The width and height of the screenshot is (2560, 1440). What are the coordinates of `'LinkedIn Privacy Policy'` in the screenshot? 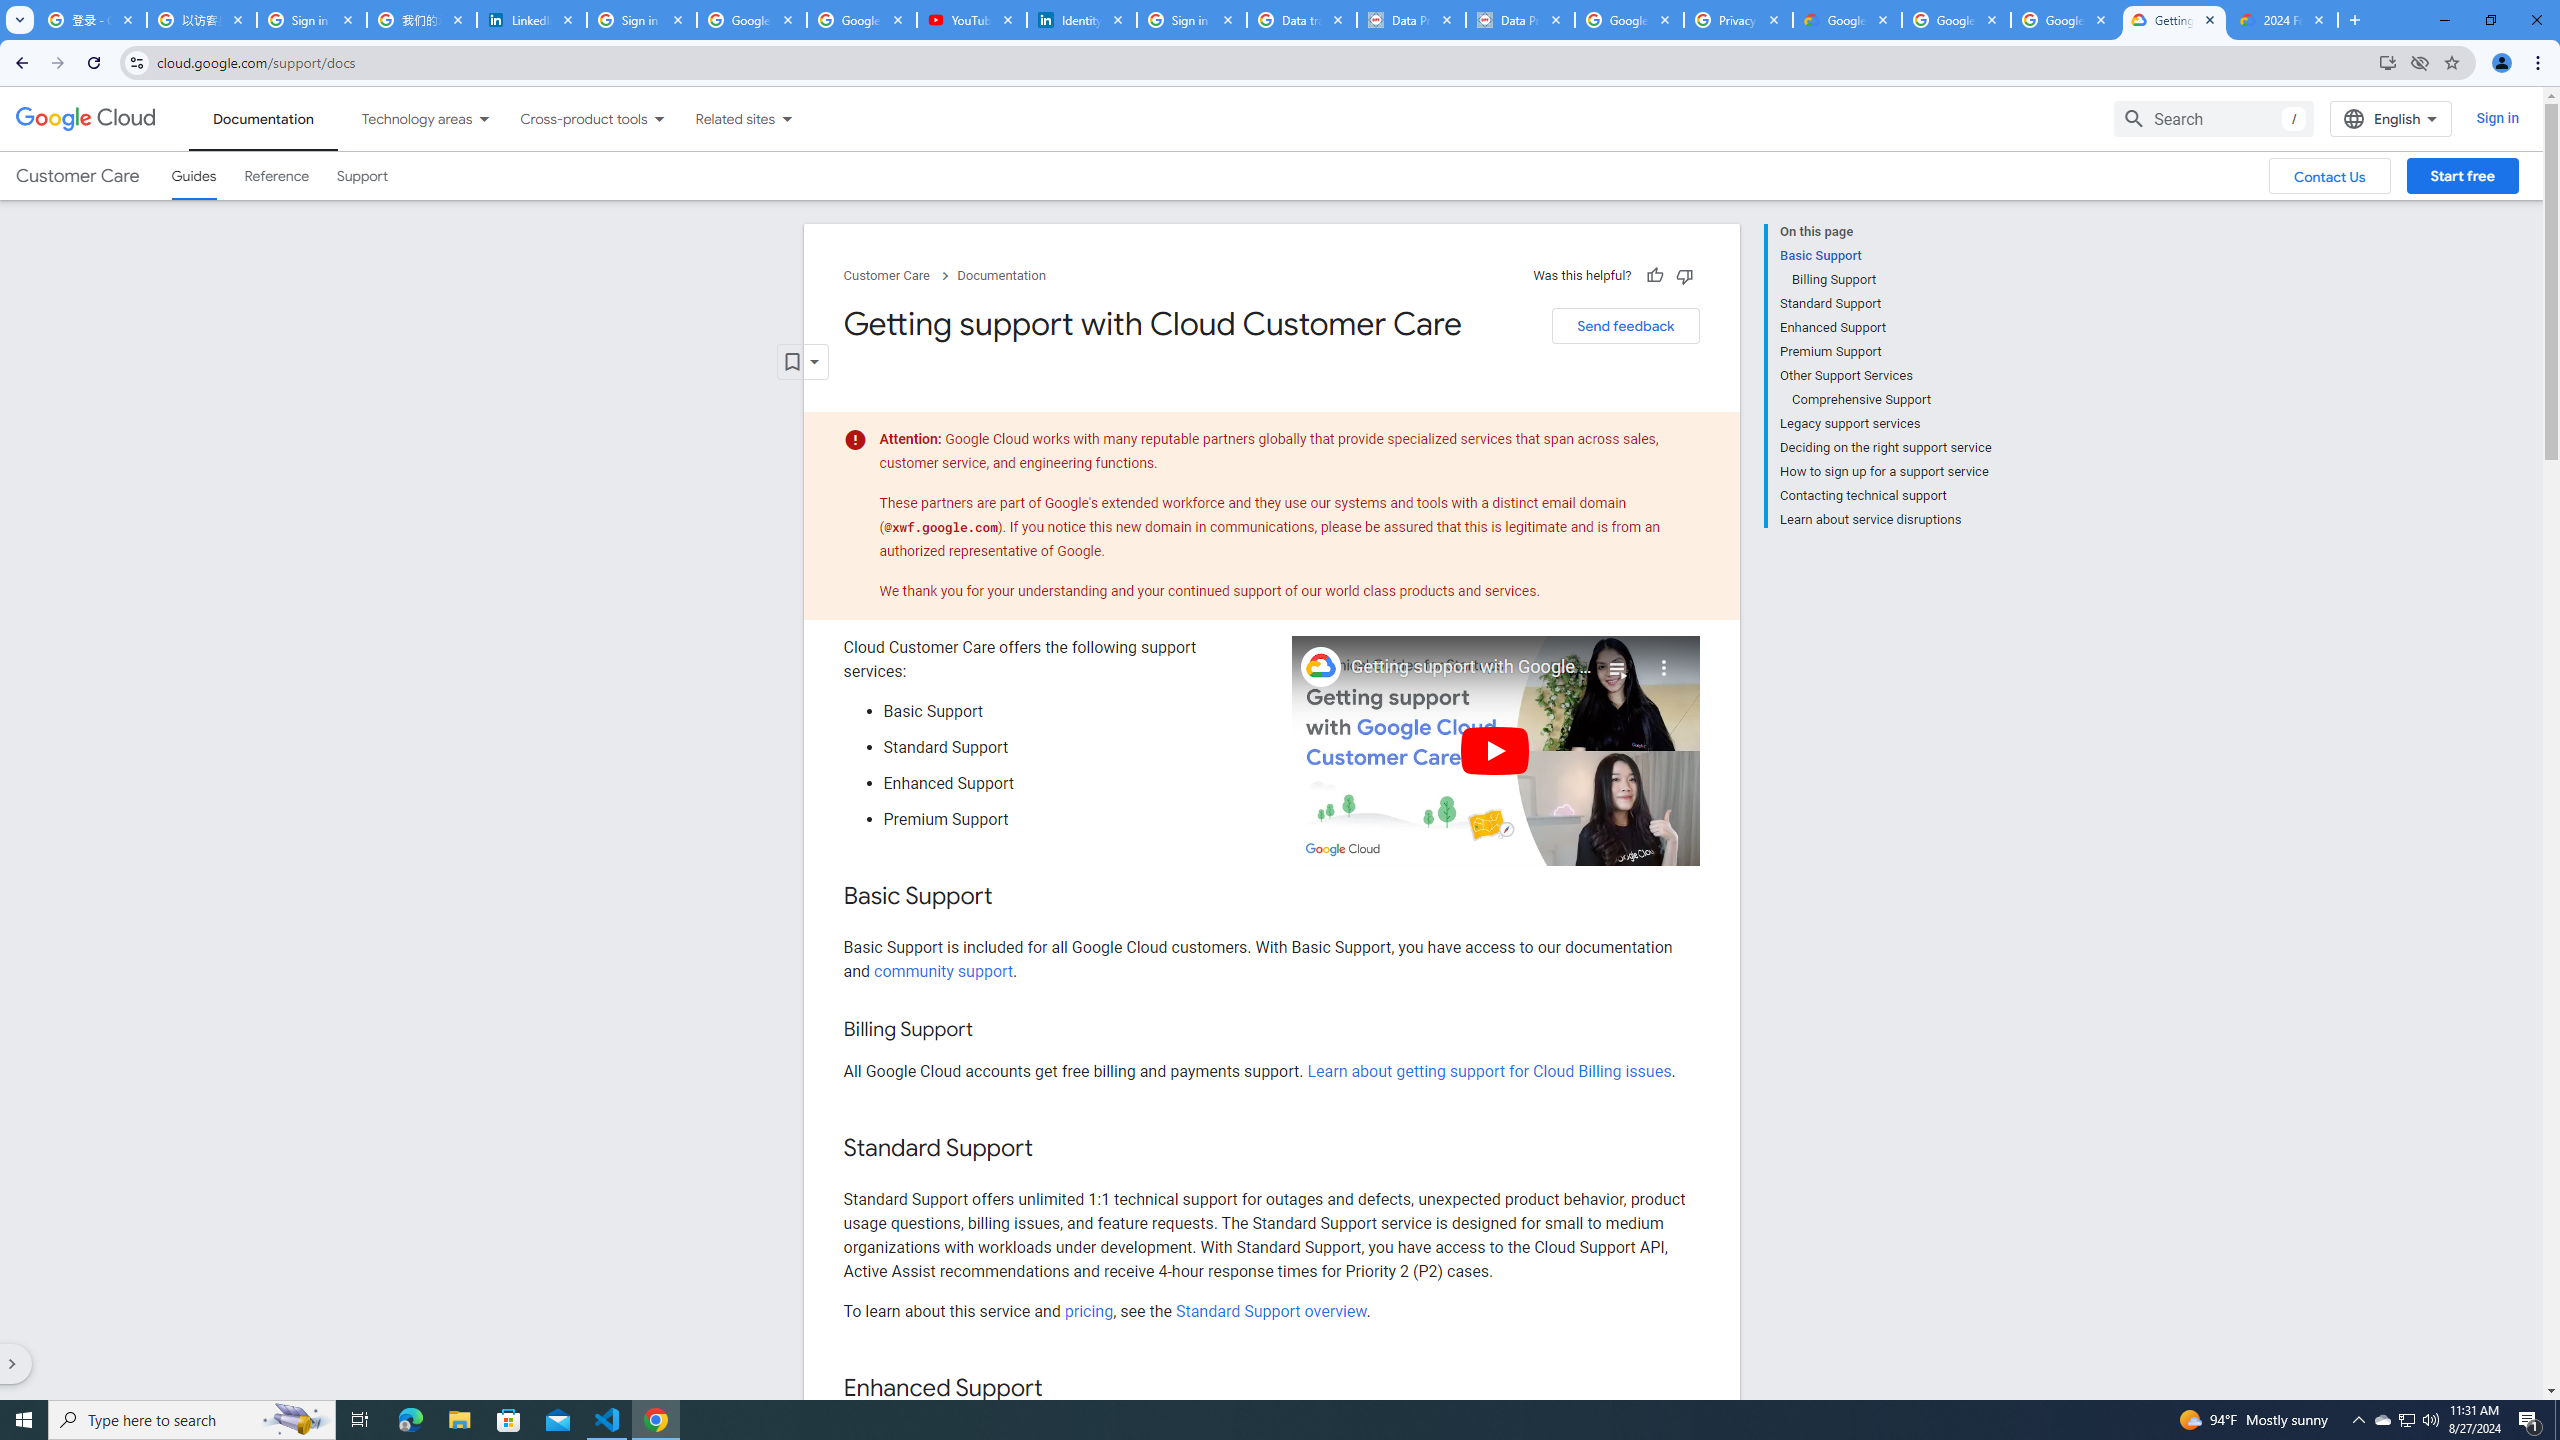 It's located at (531, 19).